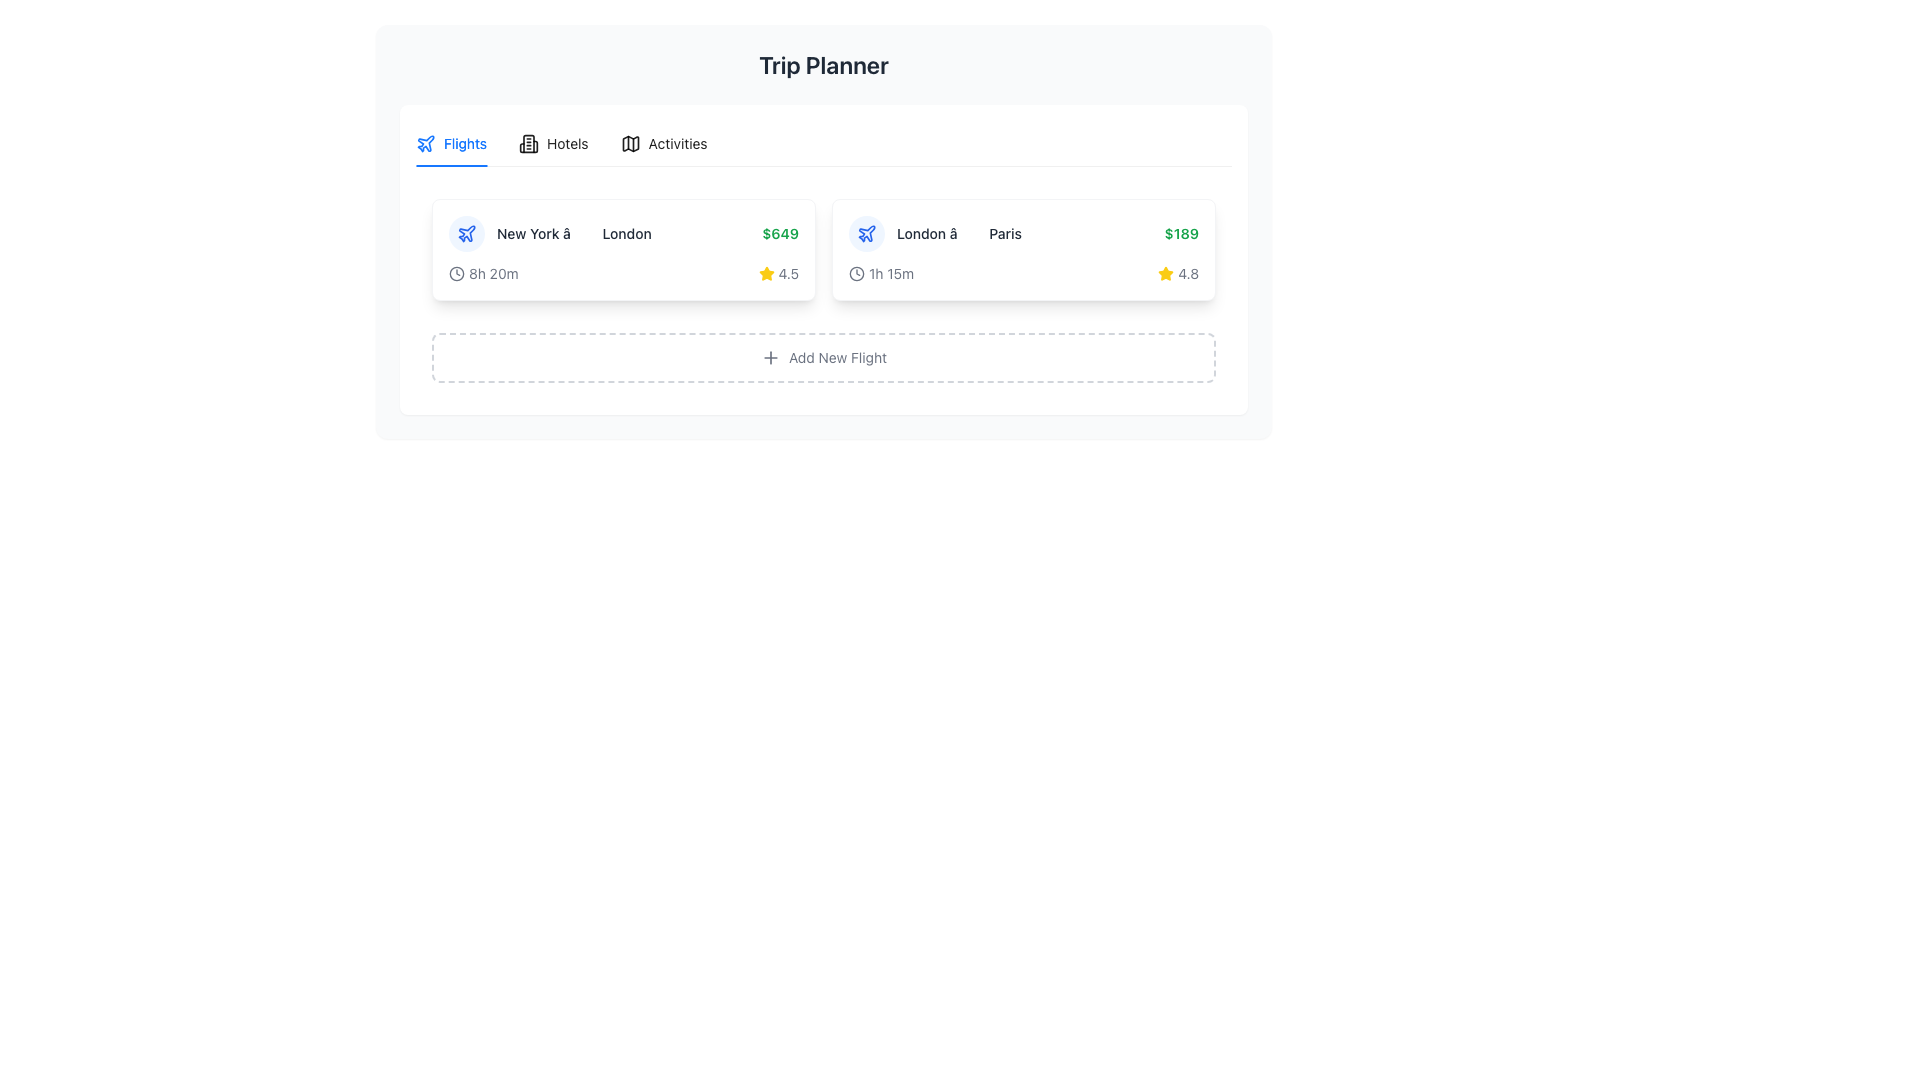 Image resolution: width=1920 pixels, height=1080 pixels. What do you see at coordinates (450, 142) in the screenshot?
I see `the active 'Flights' tab button, which is styled with blue text and an airplane icon` at bounding box center [450, 142].